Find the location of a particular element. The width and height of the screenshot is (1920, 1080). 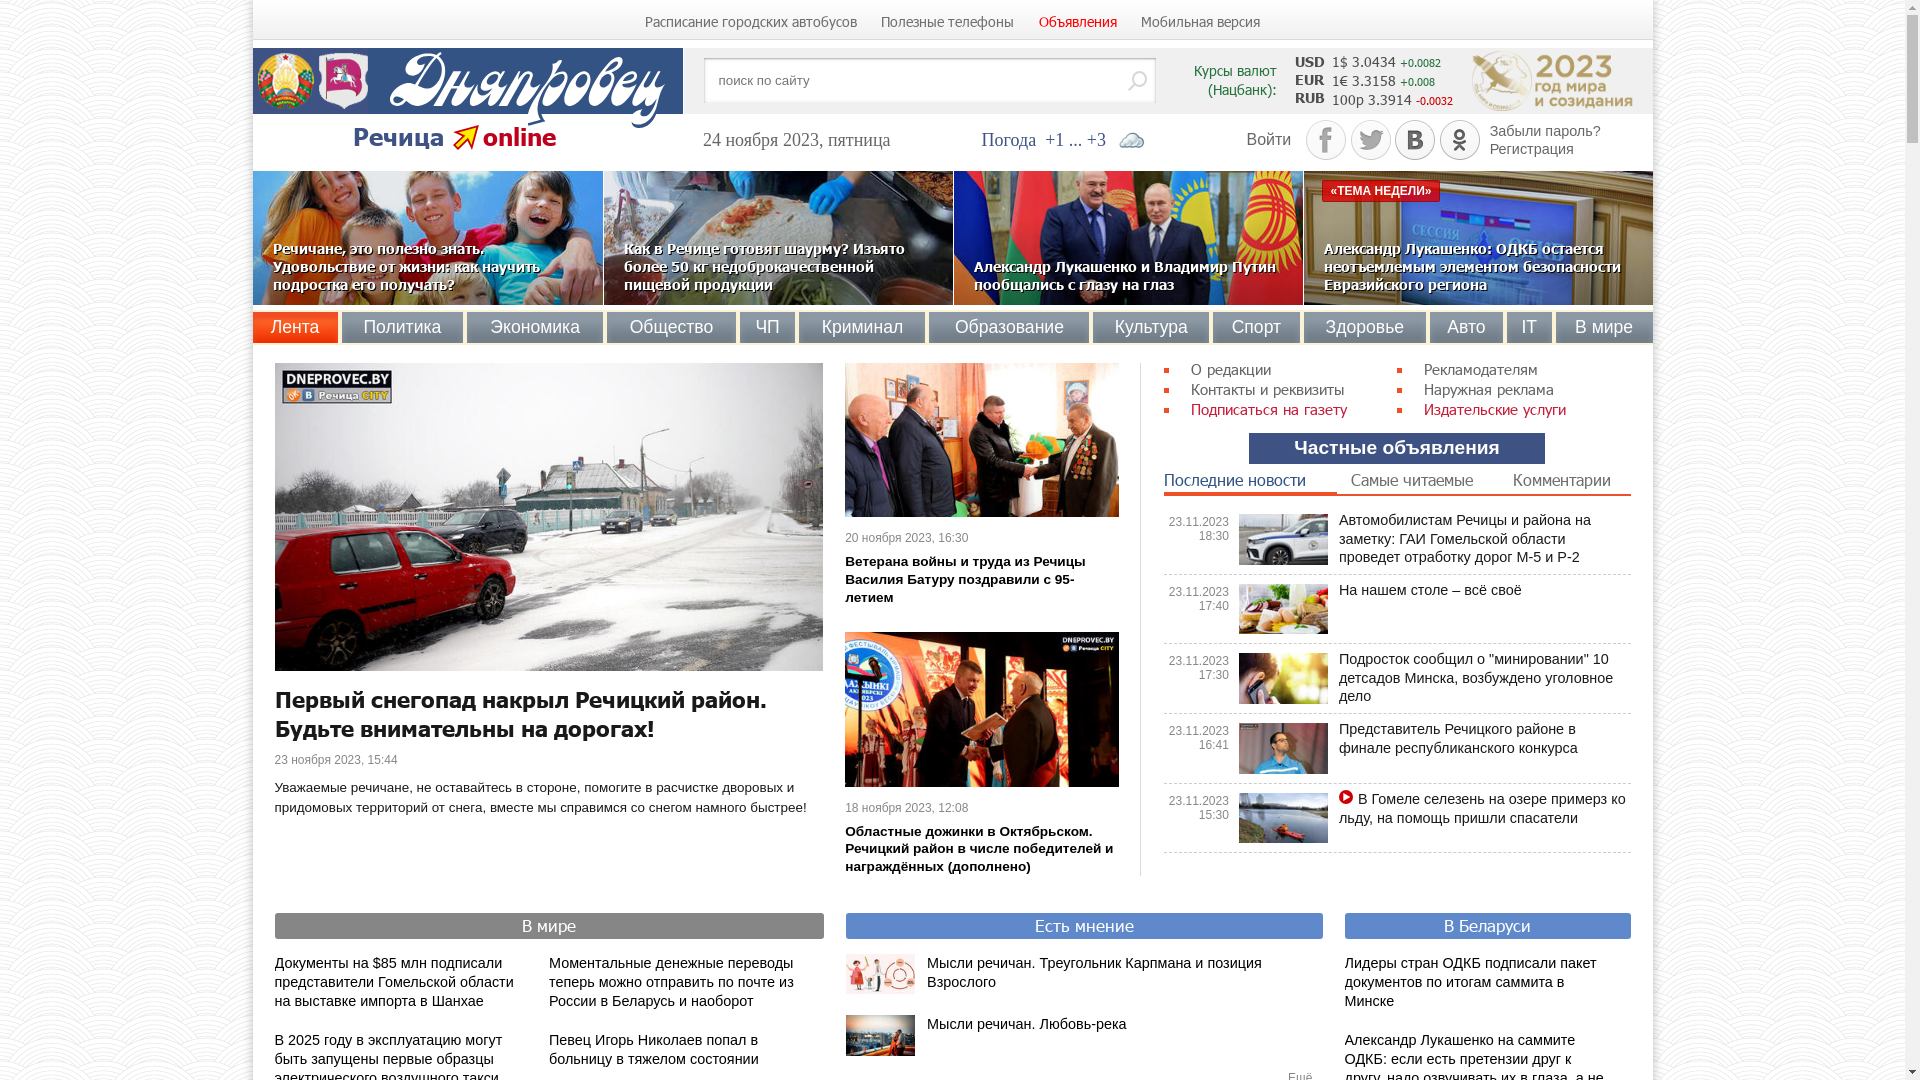

'IT' is located at coordinates (1528, 326).